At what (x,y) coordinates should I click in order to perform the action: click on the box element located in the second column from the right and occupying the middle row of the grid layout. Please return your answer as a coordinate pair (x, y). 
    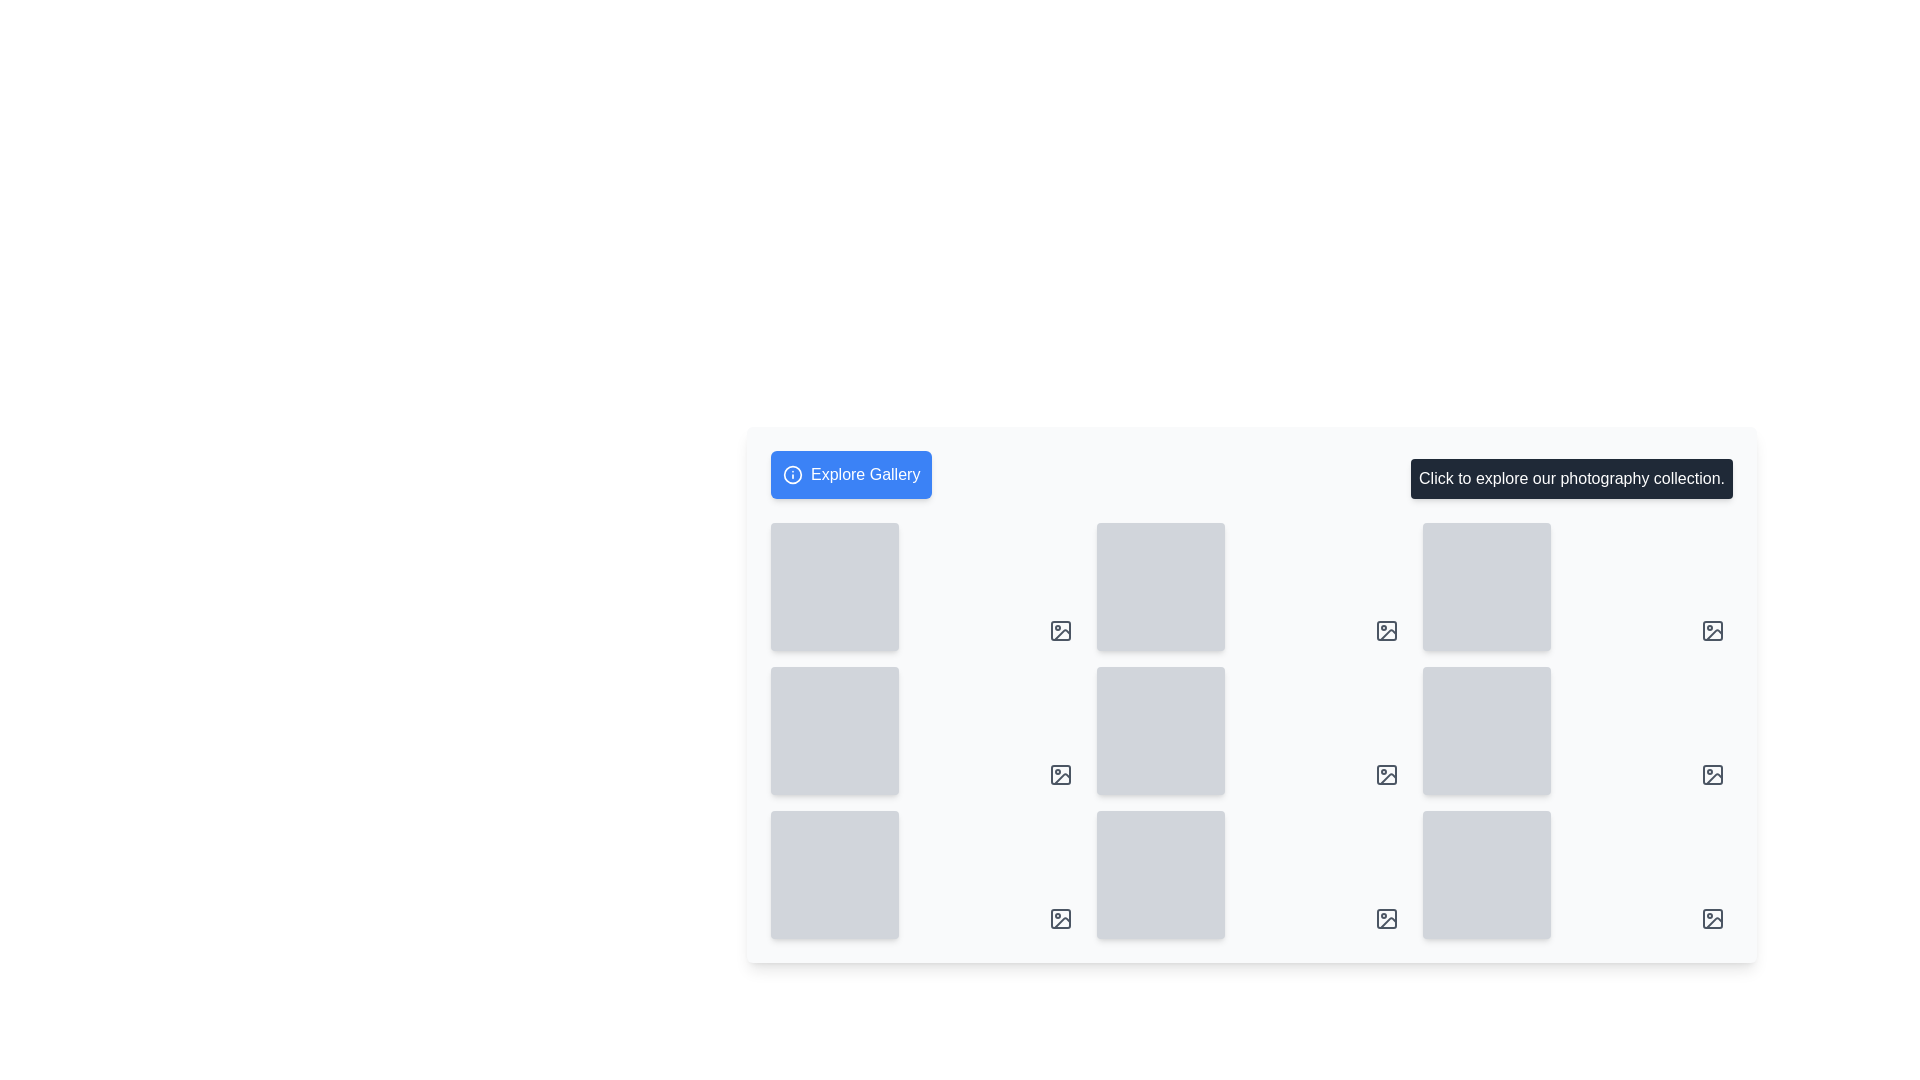
    Looking at the image, I should click on (1487, 731).